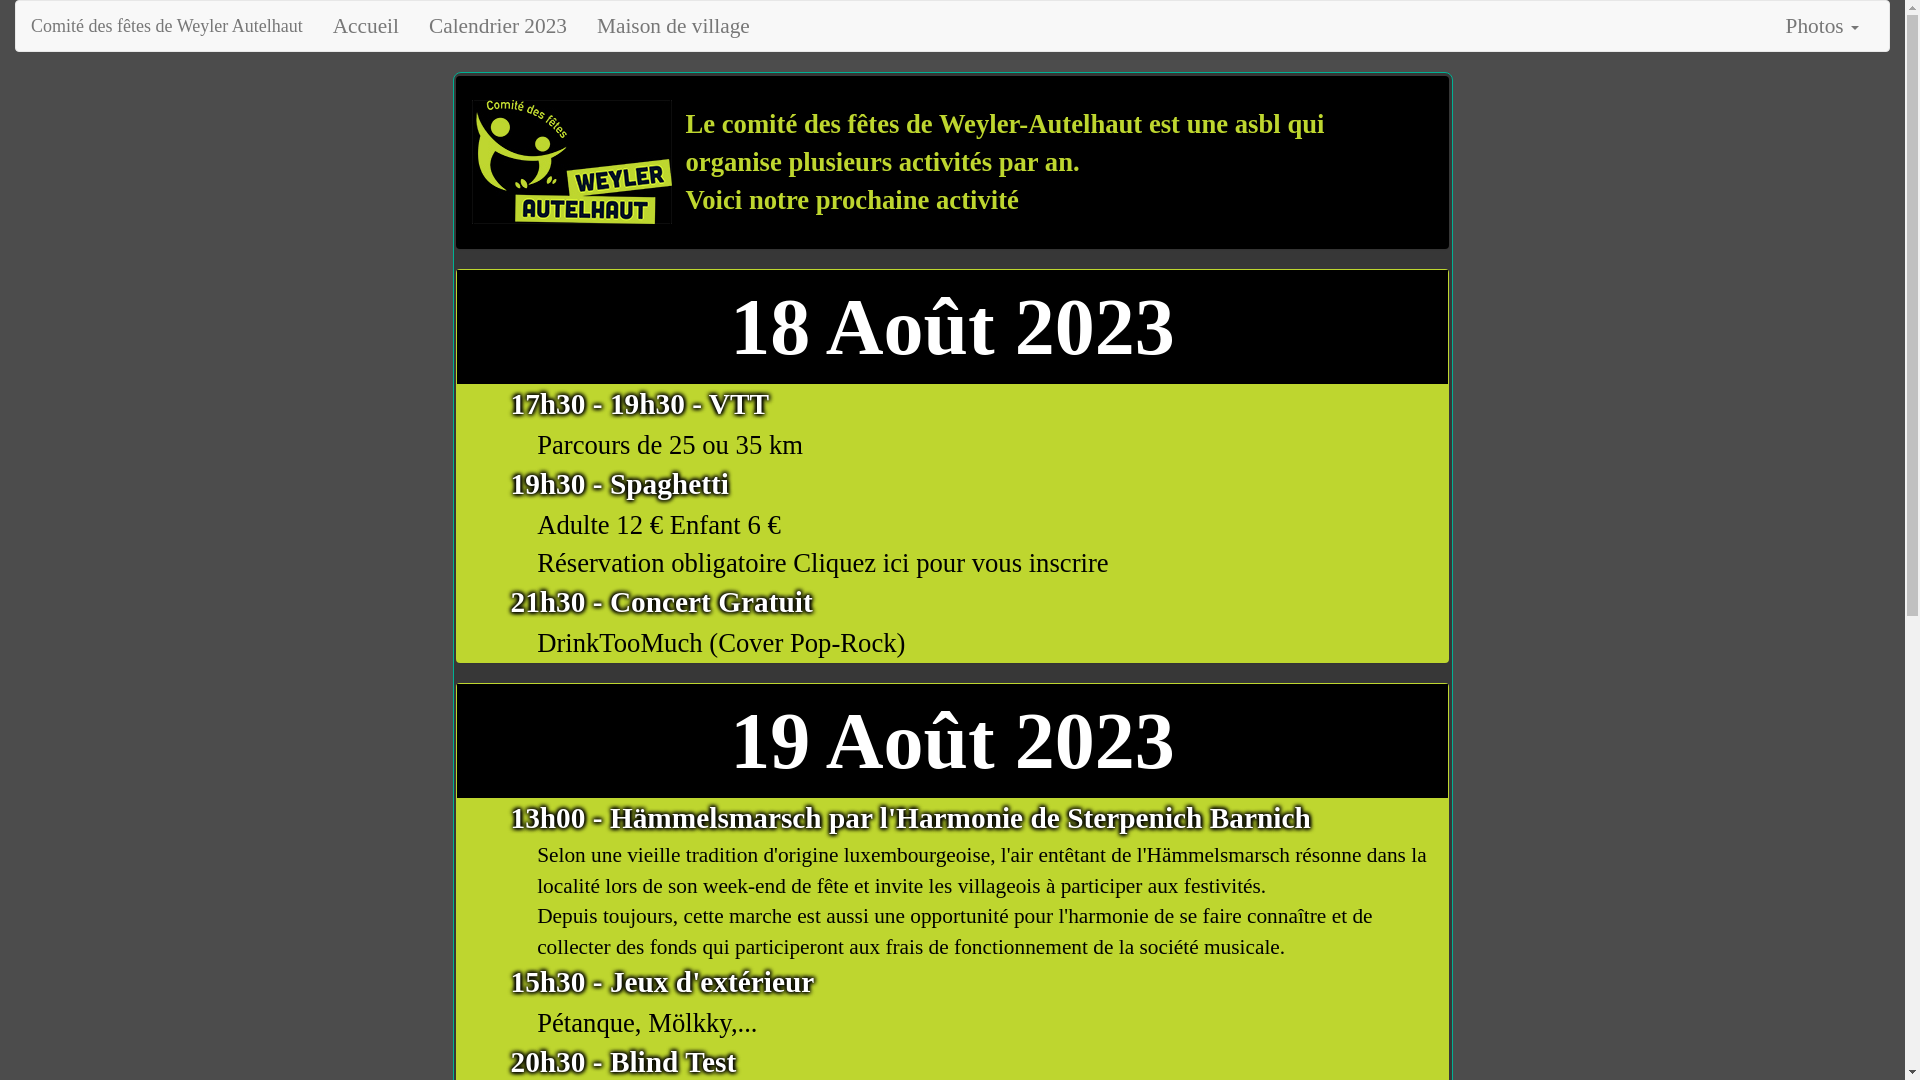  Describe the element at coordinates (673, 26) in the screenshot. I see `'Maison de village'` at that location.